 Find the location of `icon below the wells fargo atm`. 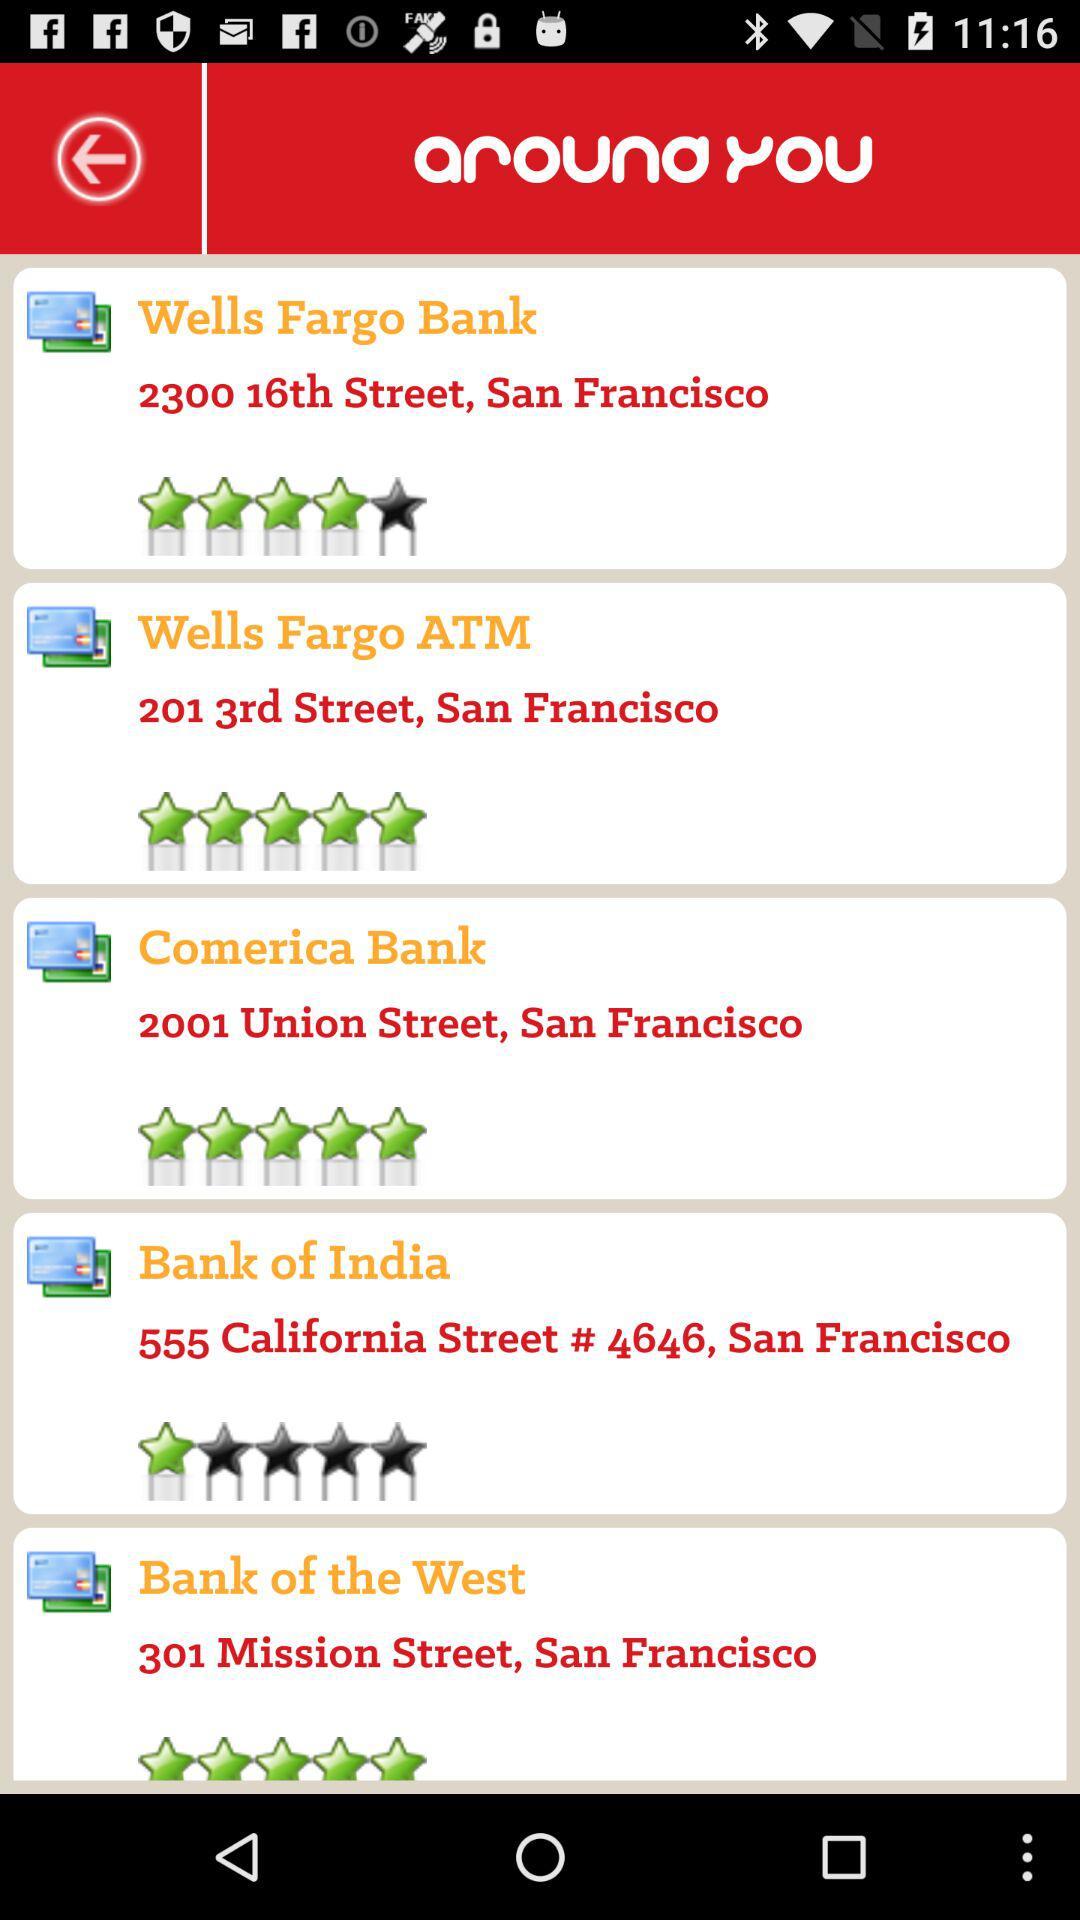

icon below the wells fargo atm is located at coordinates (427, 706).